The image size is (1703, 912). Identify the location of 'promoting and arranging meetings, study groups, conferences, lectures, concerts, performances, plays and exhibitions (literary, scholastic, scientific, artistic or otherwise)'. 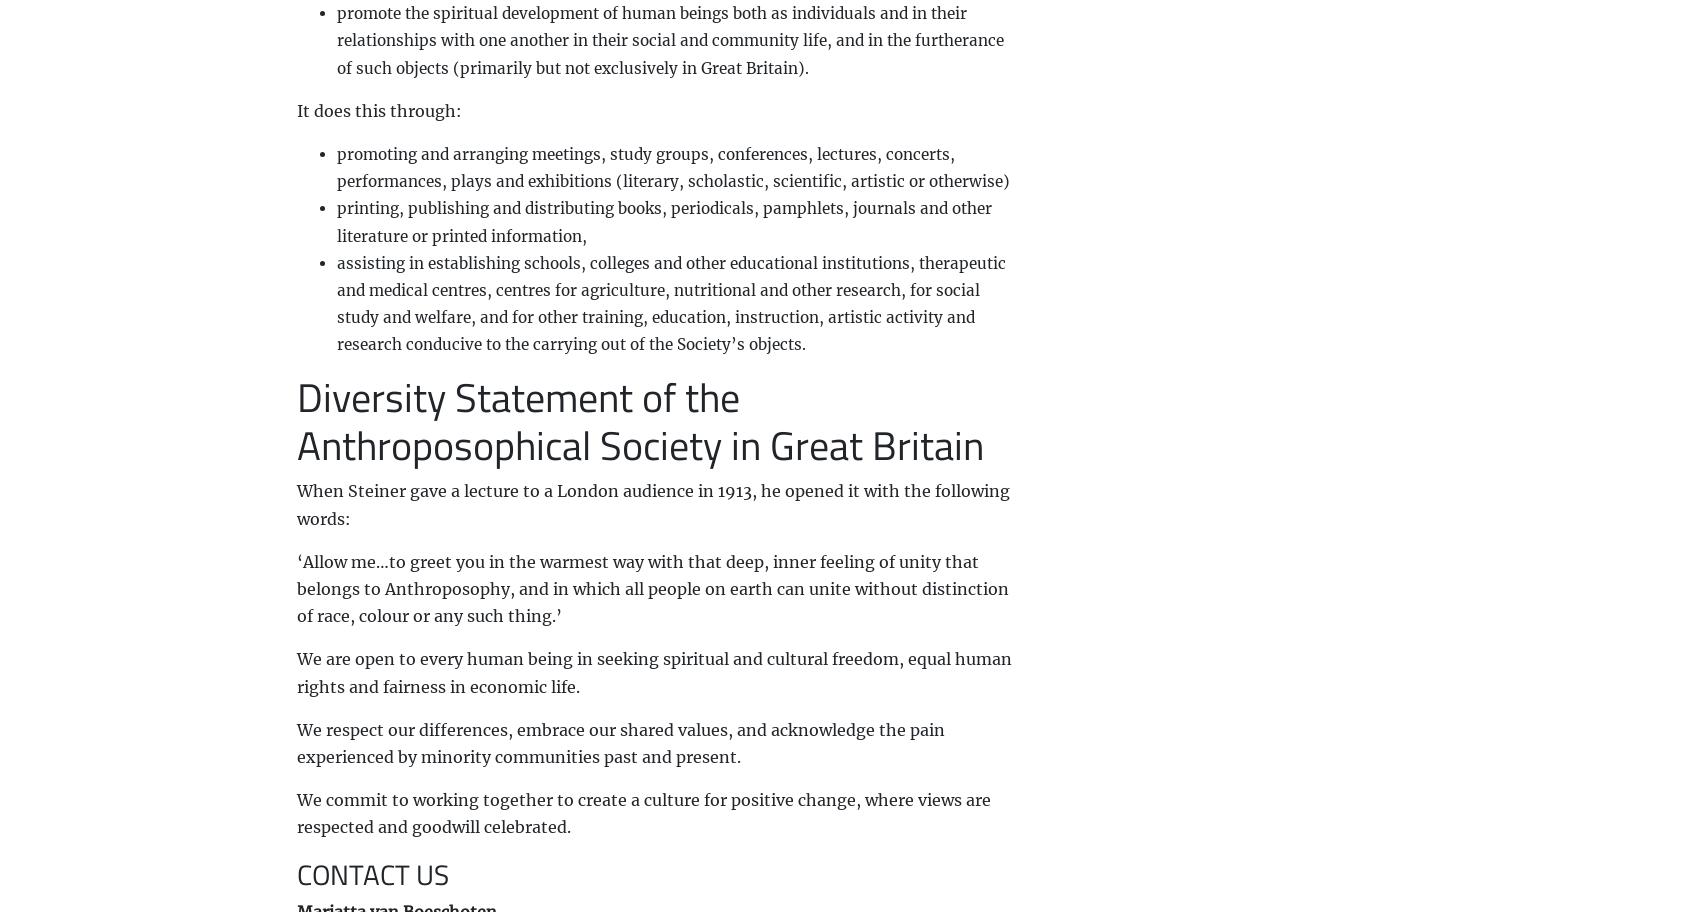
(671, 167).